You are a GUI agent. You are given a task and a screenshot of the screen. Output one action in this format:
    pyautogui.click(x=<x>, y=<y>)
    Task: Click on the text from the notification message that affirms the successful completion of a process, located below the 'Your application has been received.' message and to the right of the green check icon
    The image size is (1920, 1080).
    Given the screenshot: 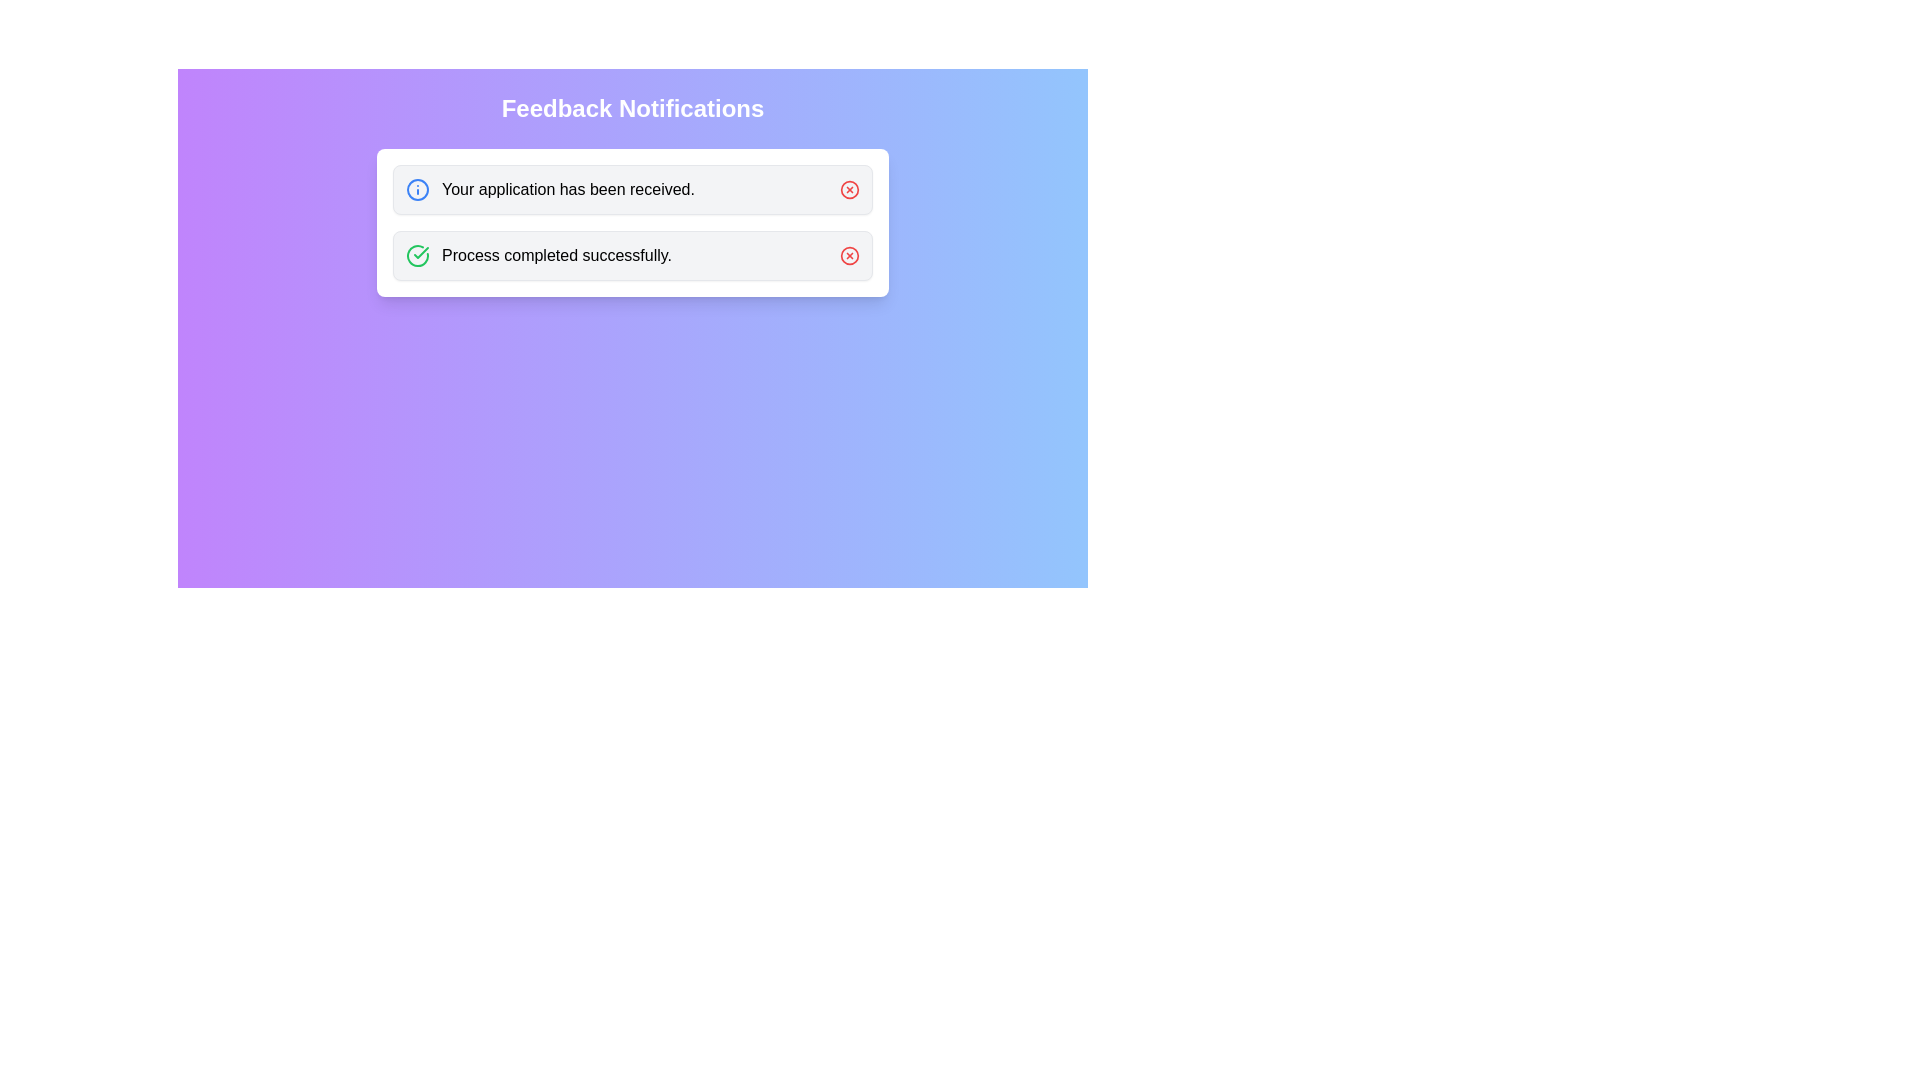 What is the action you would take?
    pyautogui.click(x=556, y=254)
    